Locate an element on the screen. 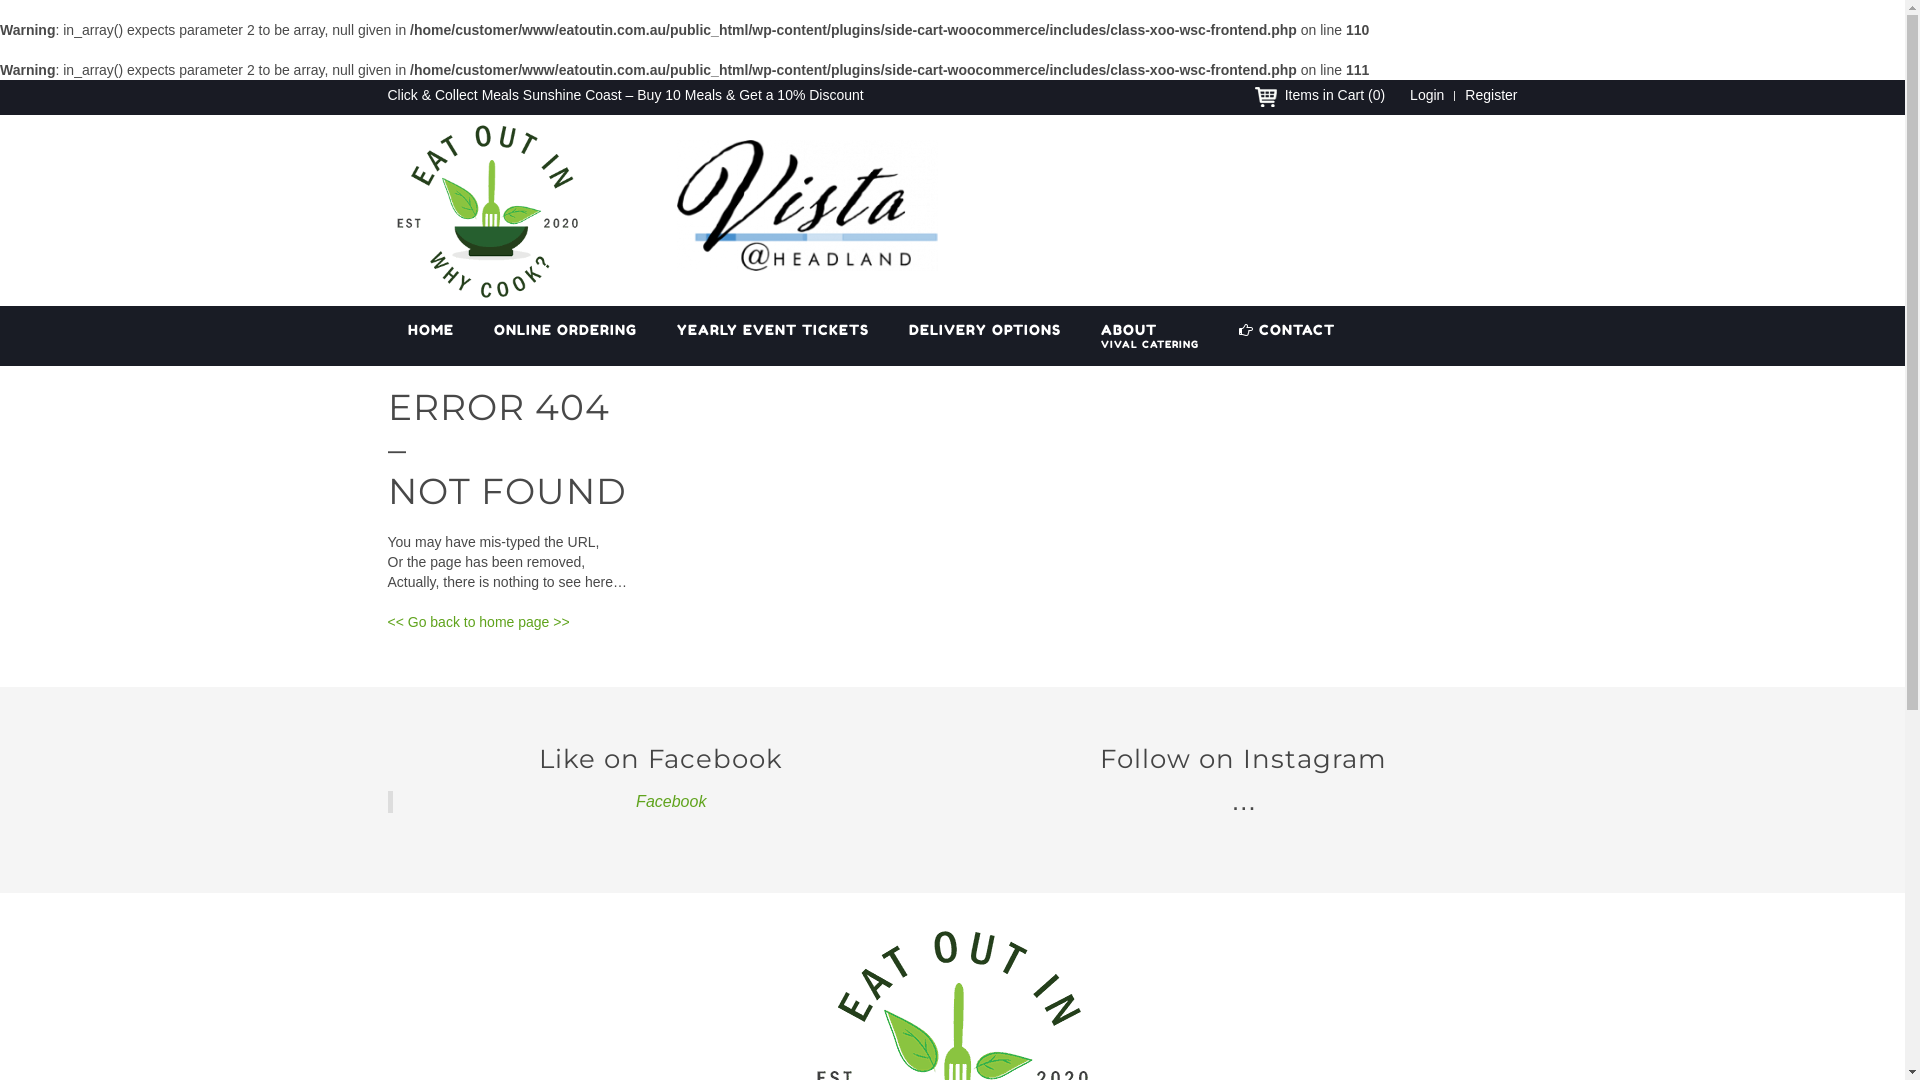 The width and height of the screenshot is (1920, 1080). '<< Go back to home page >>' is located at coordinates (478, 620).